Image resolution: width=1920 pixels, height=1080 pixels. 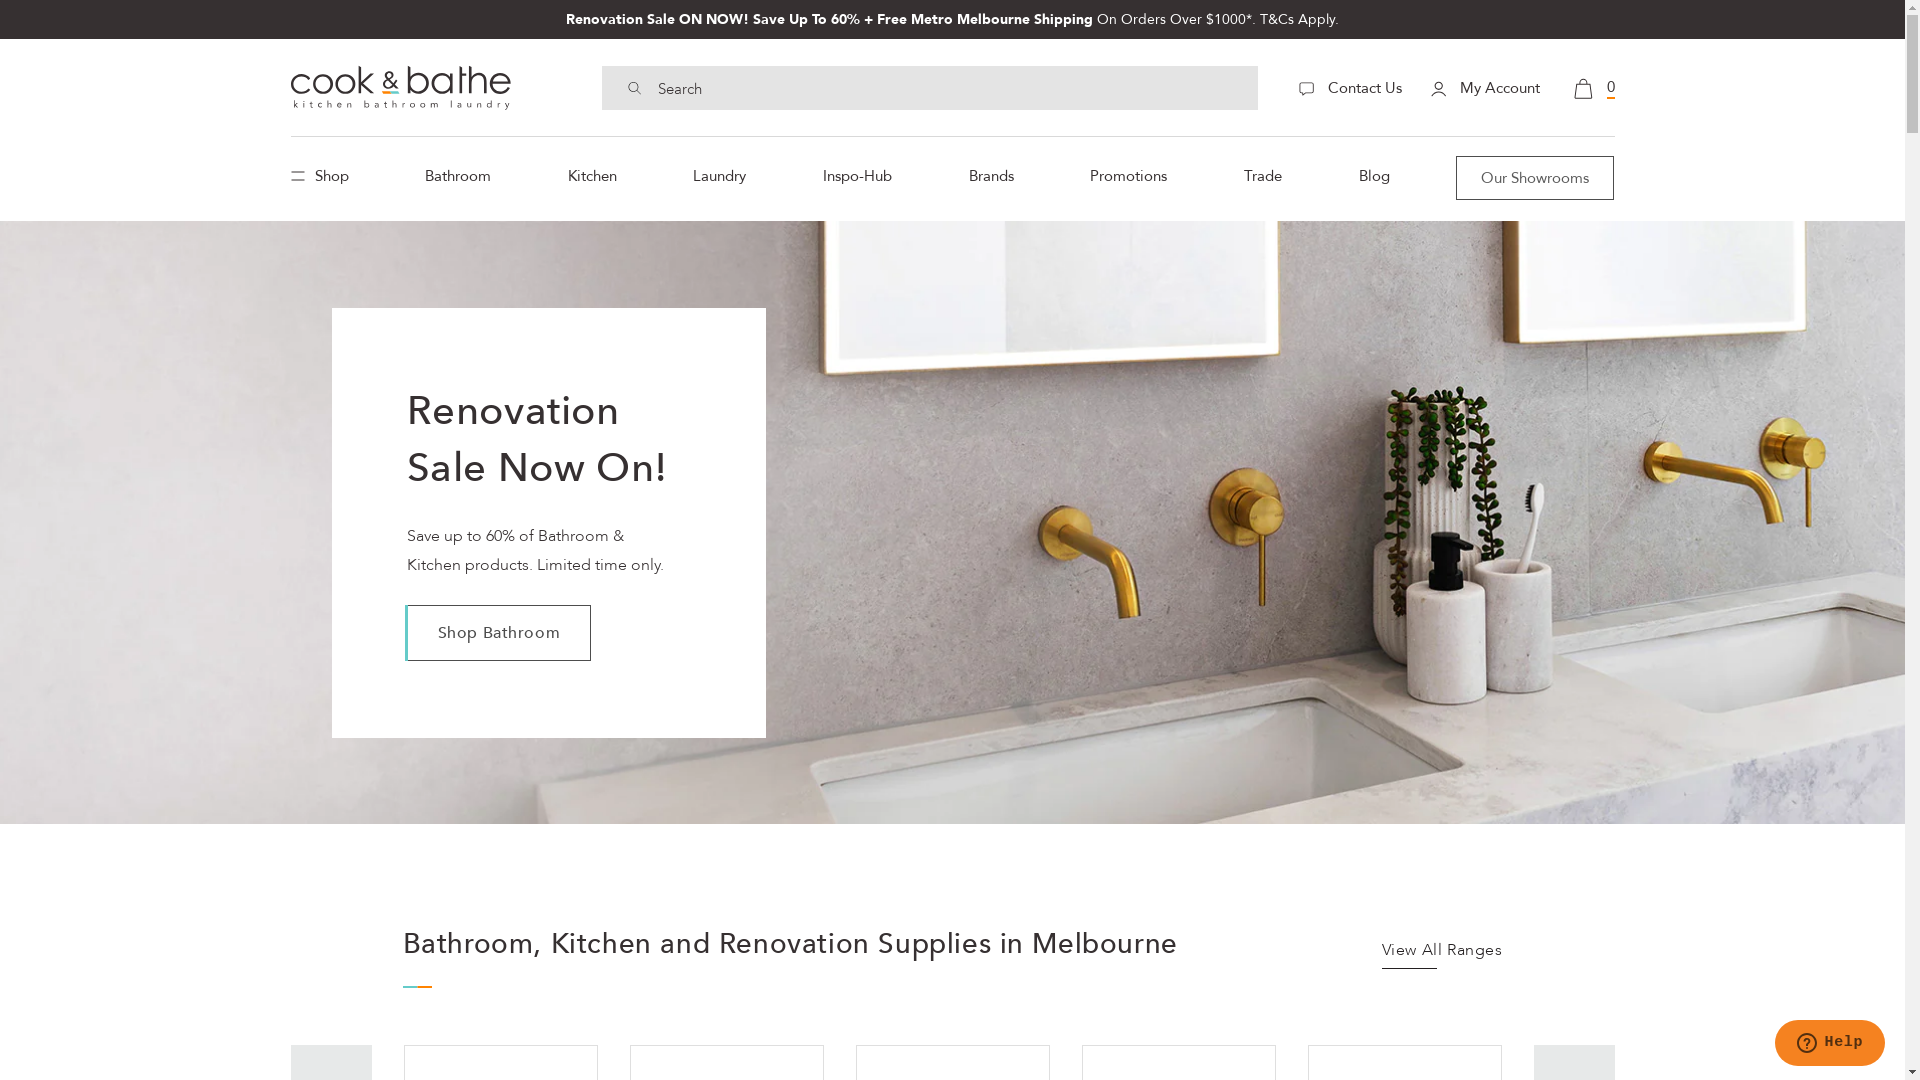 I want to click on 'Contact Us', so click(x=1349, y=87).